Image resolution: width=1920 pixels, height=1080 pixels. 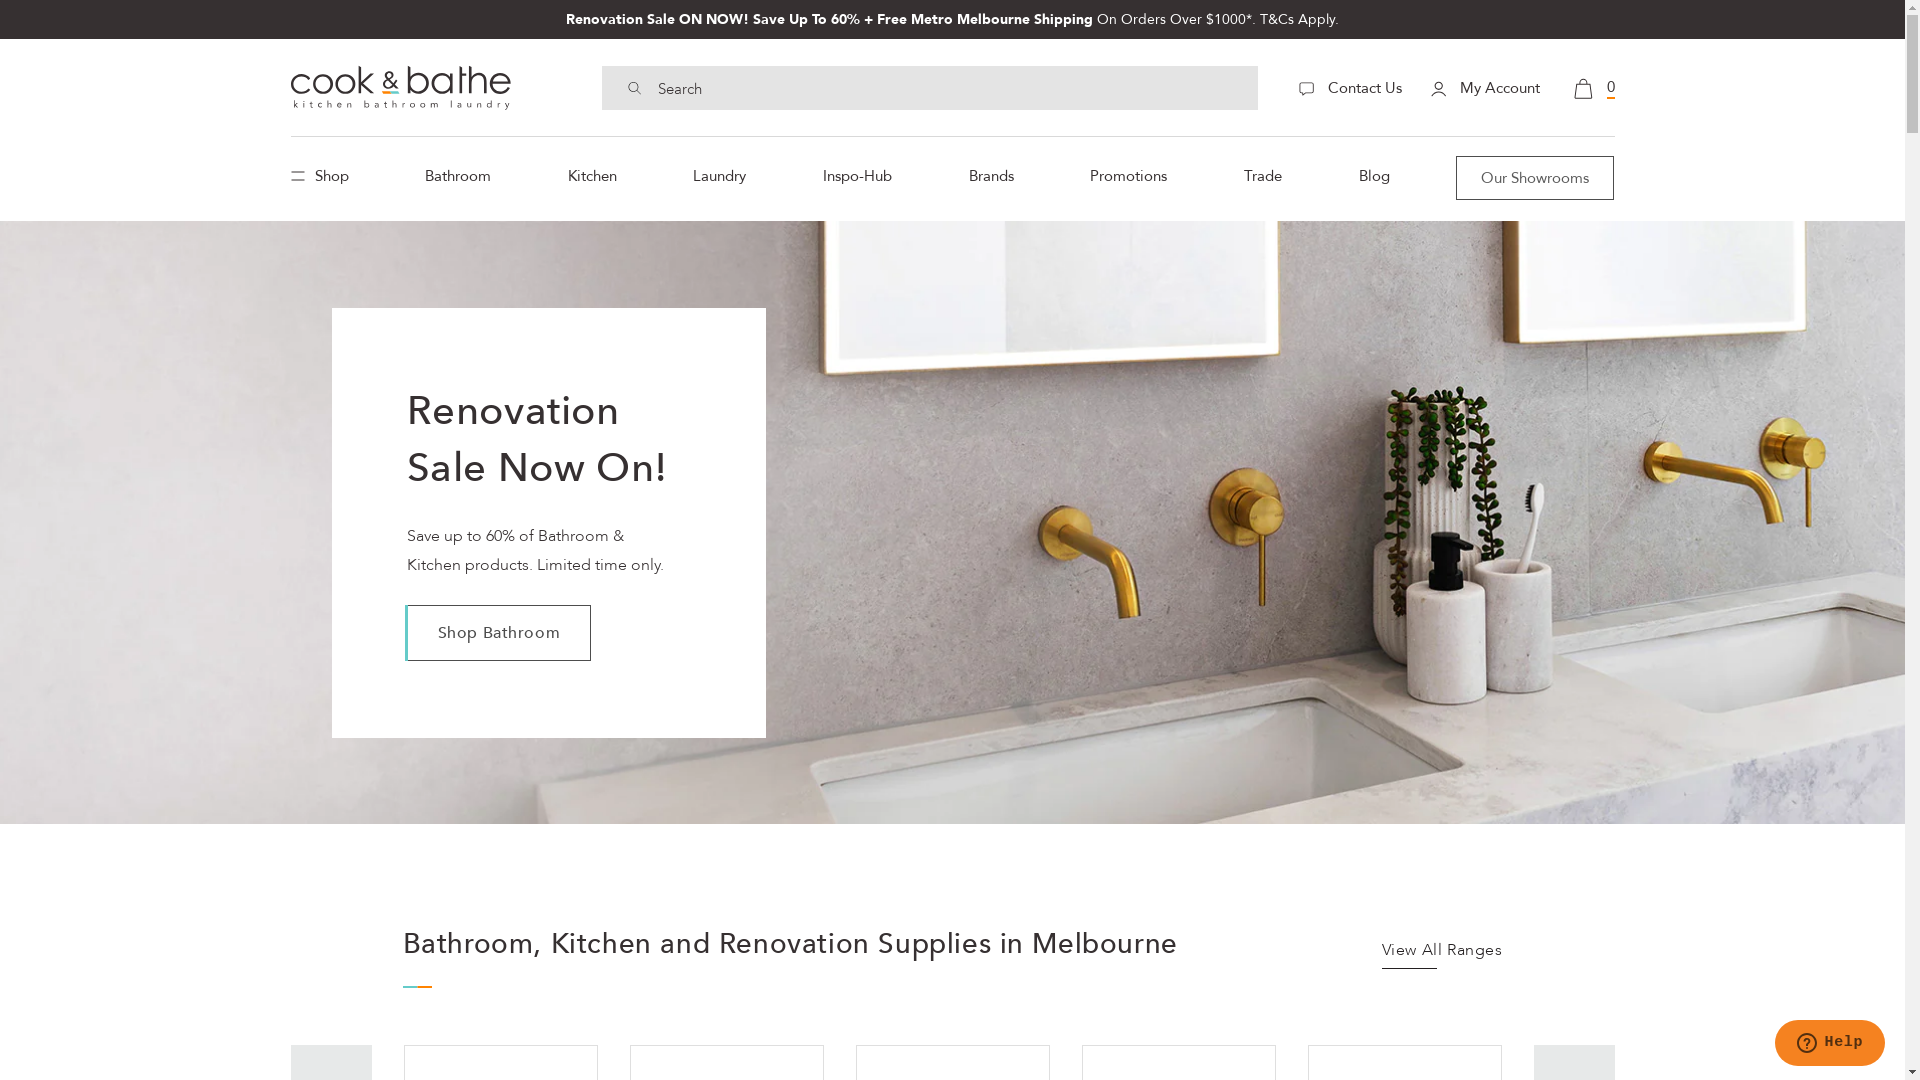 I want to click on 'Contact Us', so click(x=1349, y=87).